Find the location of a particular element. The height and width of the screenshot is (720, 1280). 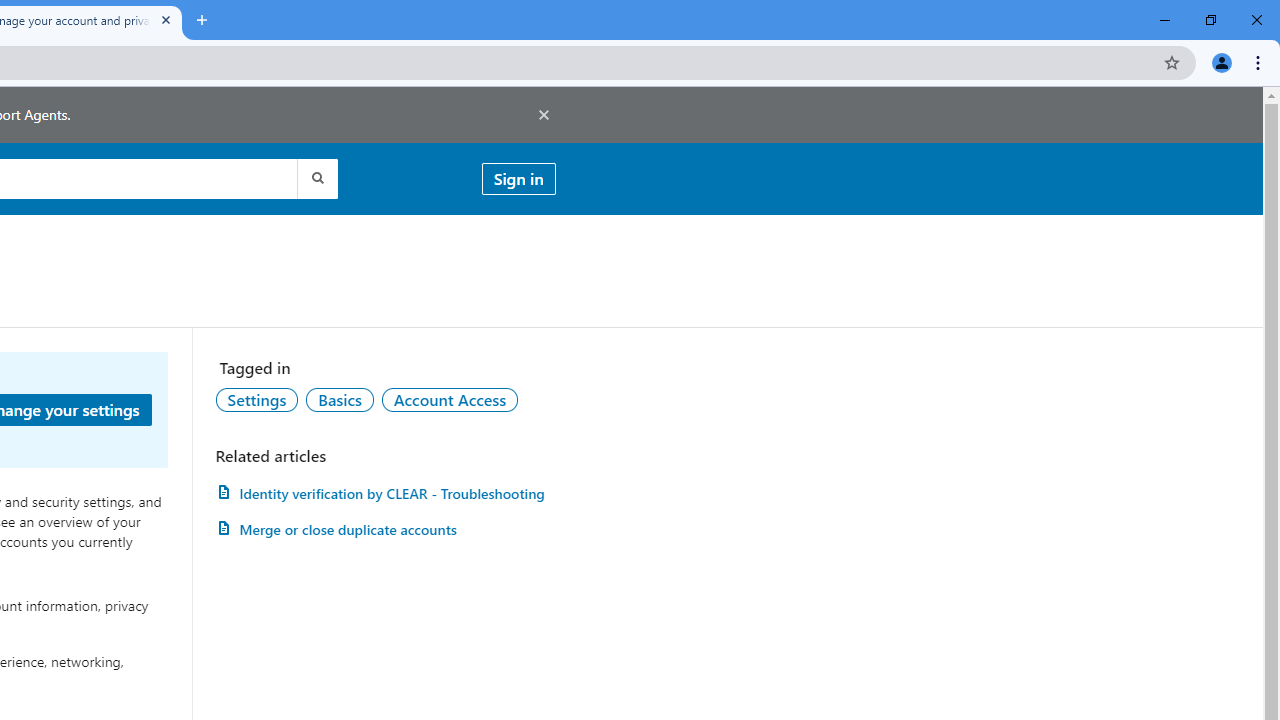

'Merge or close duplicate accounts' is located at coordinates (385, 528).